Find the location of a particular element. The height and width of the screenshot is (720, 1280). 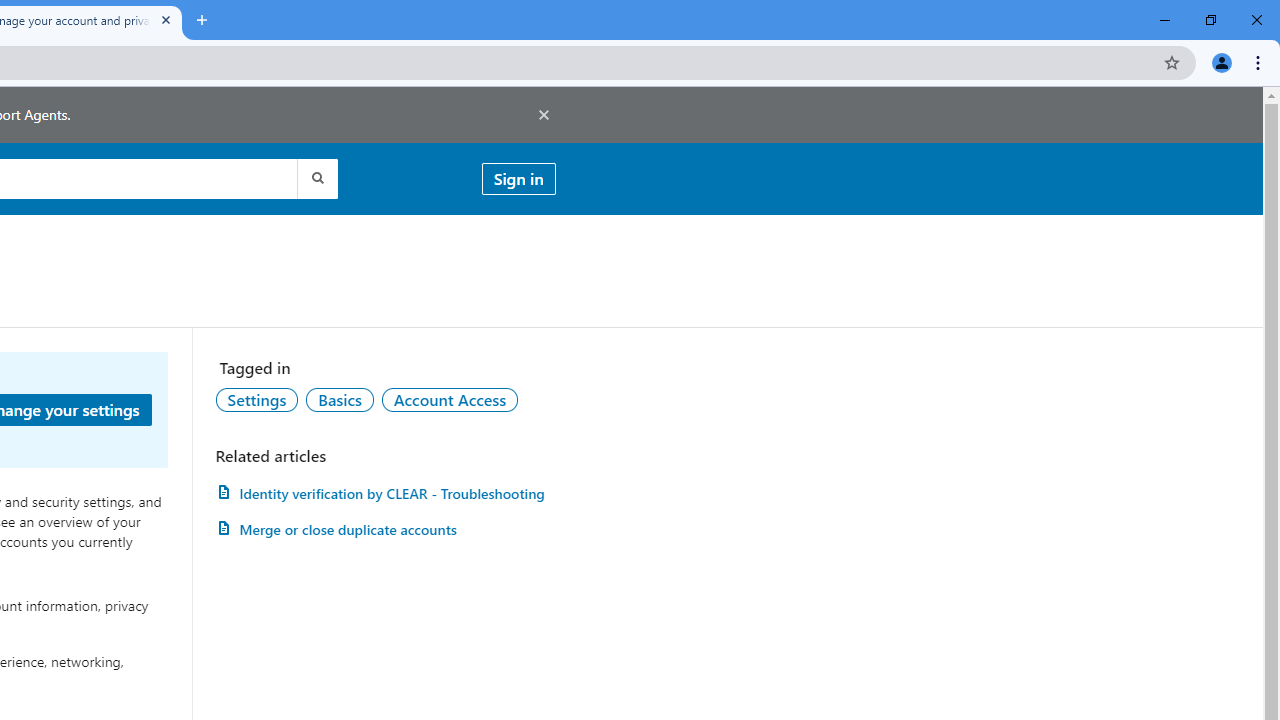

'Merge or close duplicate accounts' is located at coordinates (385, 528).